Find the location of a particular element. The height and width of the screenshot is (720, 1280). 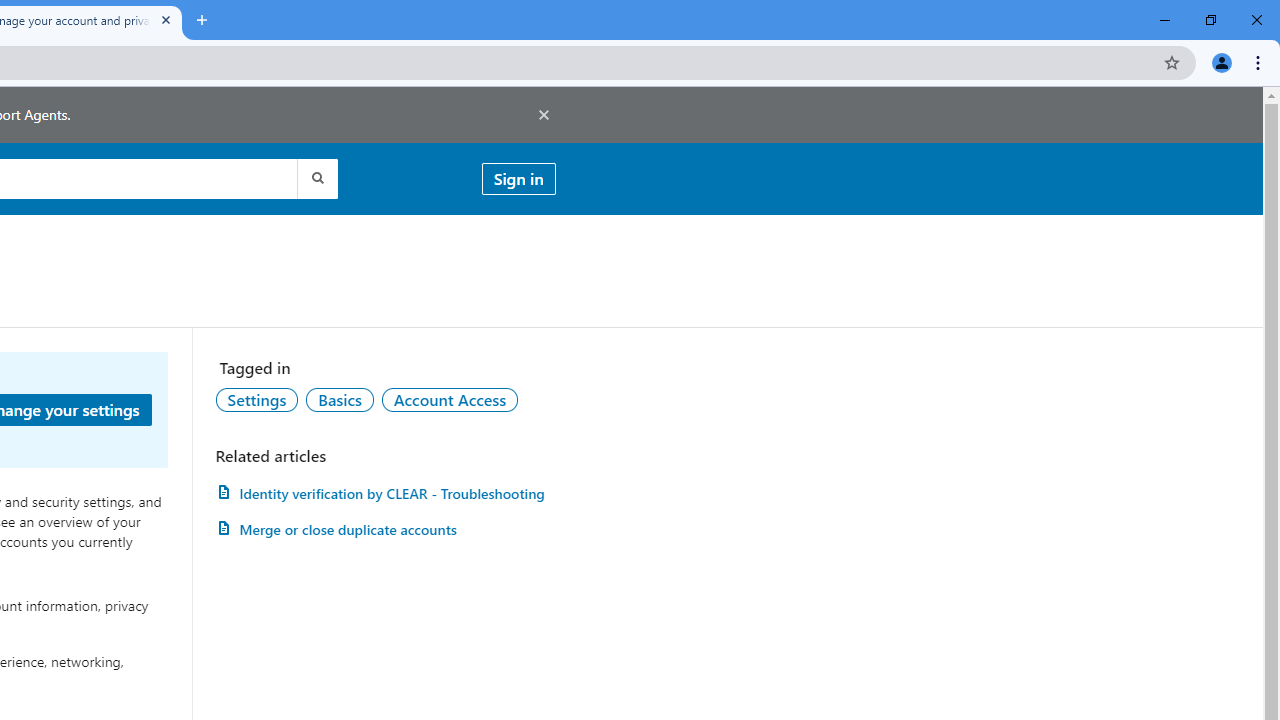

'Merge or close duplicate accounts' is located at coordinates (385, 528).